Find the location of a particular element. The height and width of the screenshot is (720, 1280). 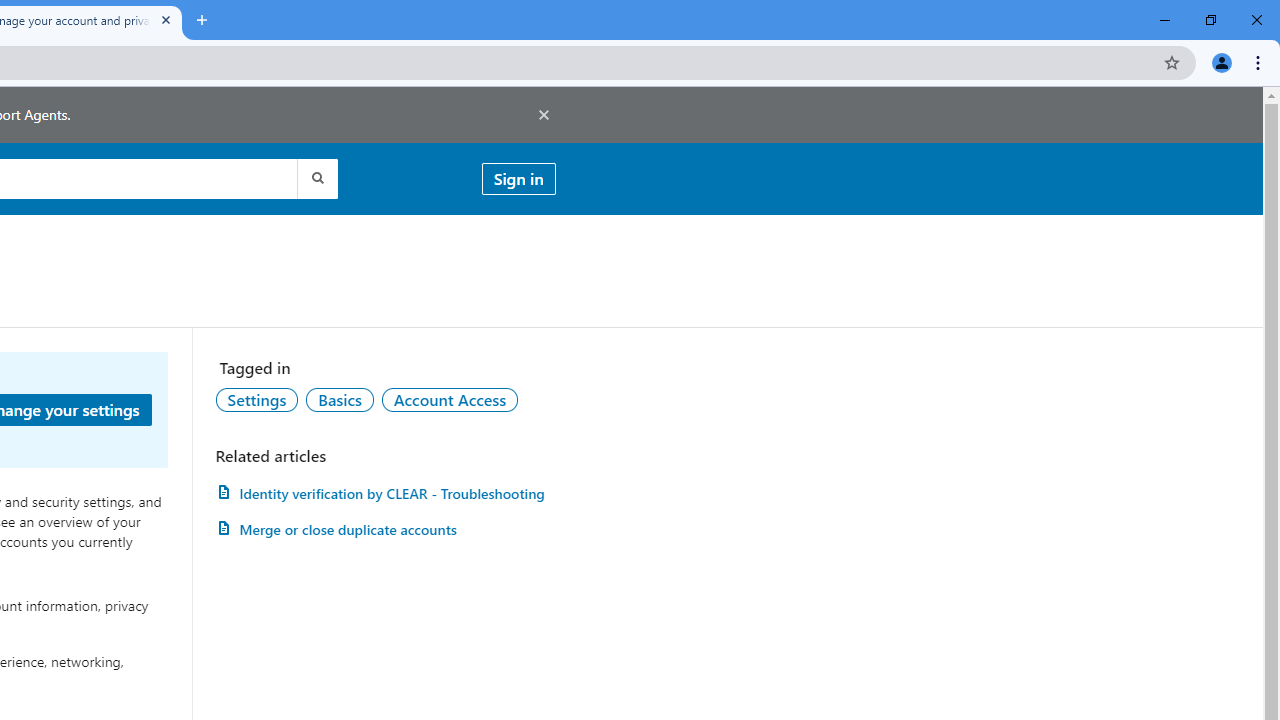

'Merge or close duplicate accounts' is located at coordinates (385, 528).